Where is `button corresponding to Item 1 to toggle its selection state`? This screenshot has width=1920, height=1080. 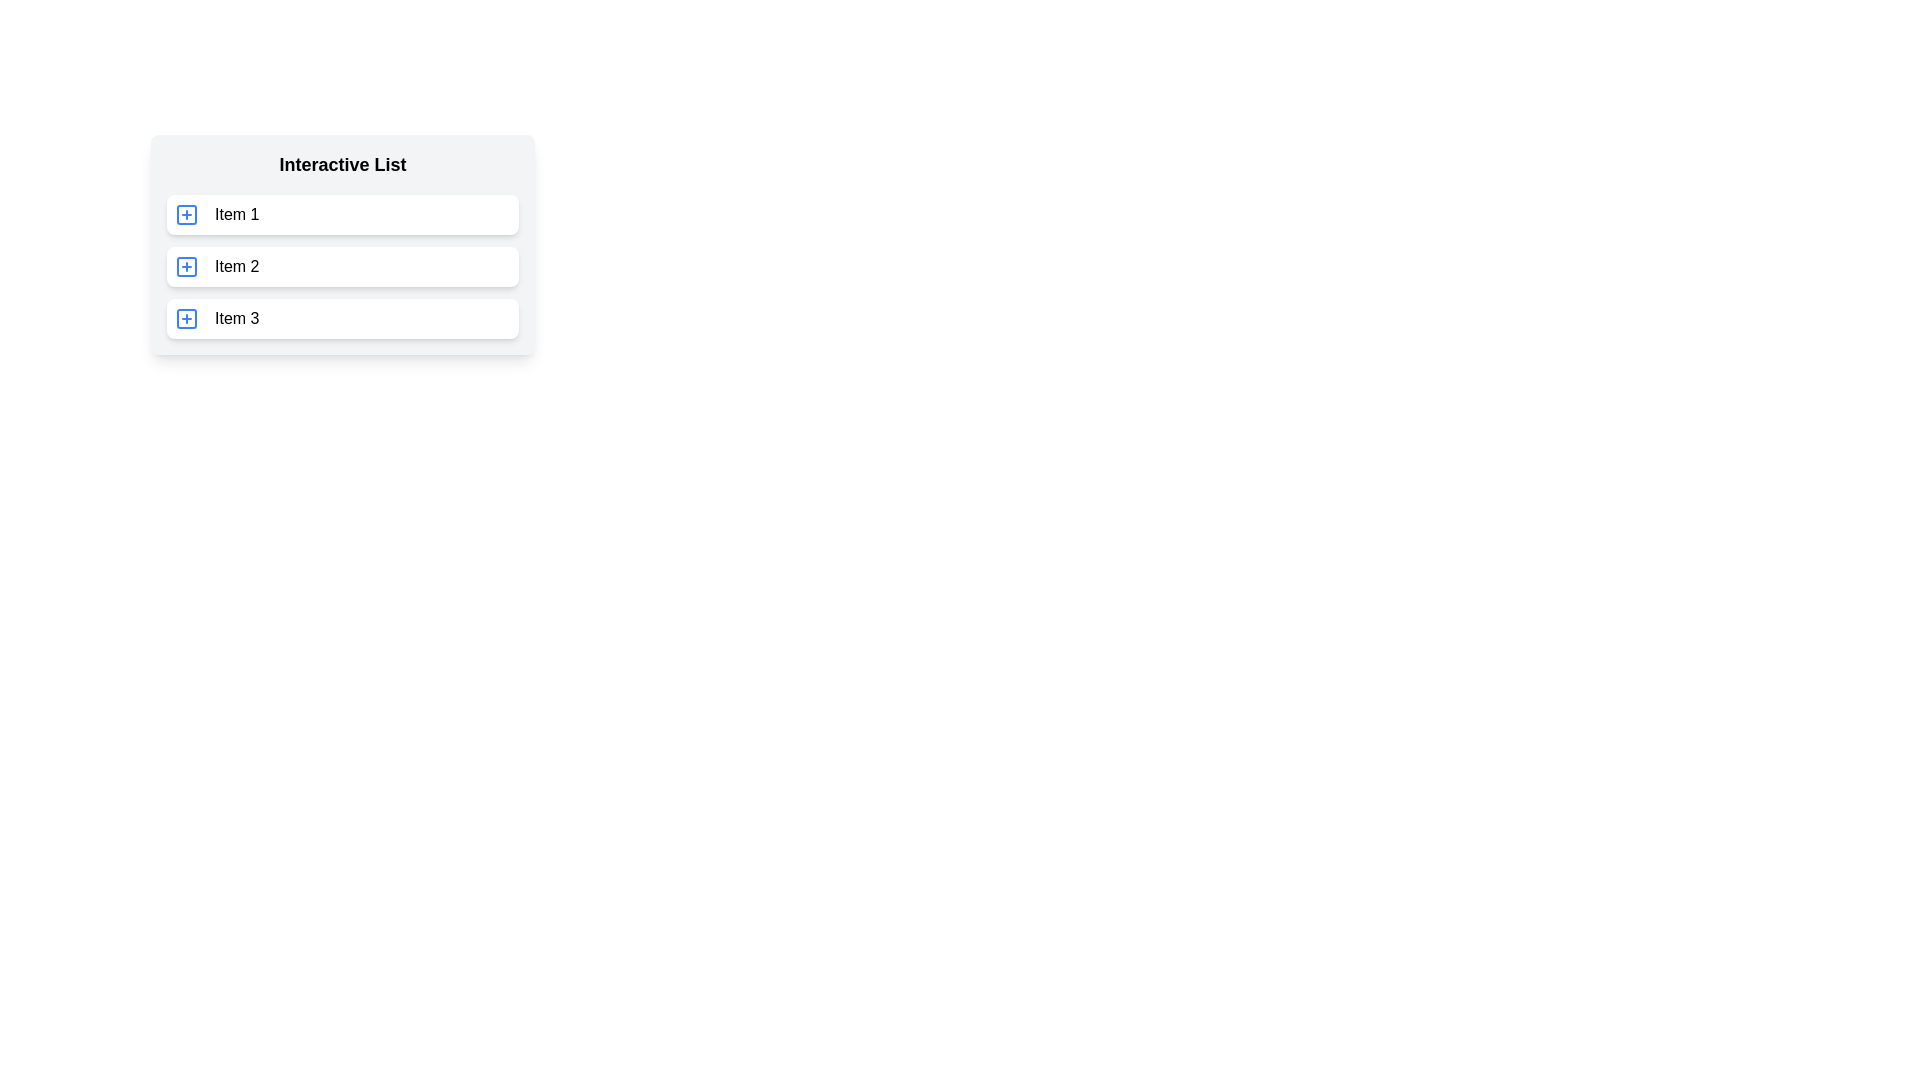
button corresponding to Item 1 to toggle its selection state is located at coordinates (187, 215).